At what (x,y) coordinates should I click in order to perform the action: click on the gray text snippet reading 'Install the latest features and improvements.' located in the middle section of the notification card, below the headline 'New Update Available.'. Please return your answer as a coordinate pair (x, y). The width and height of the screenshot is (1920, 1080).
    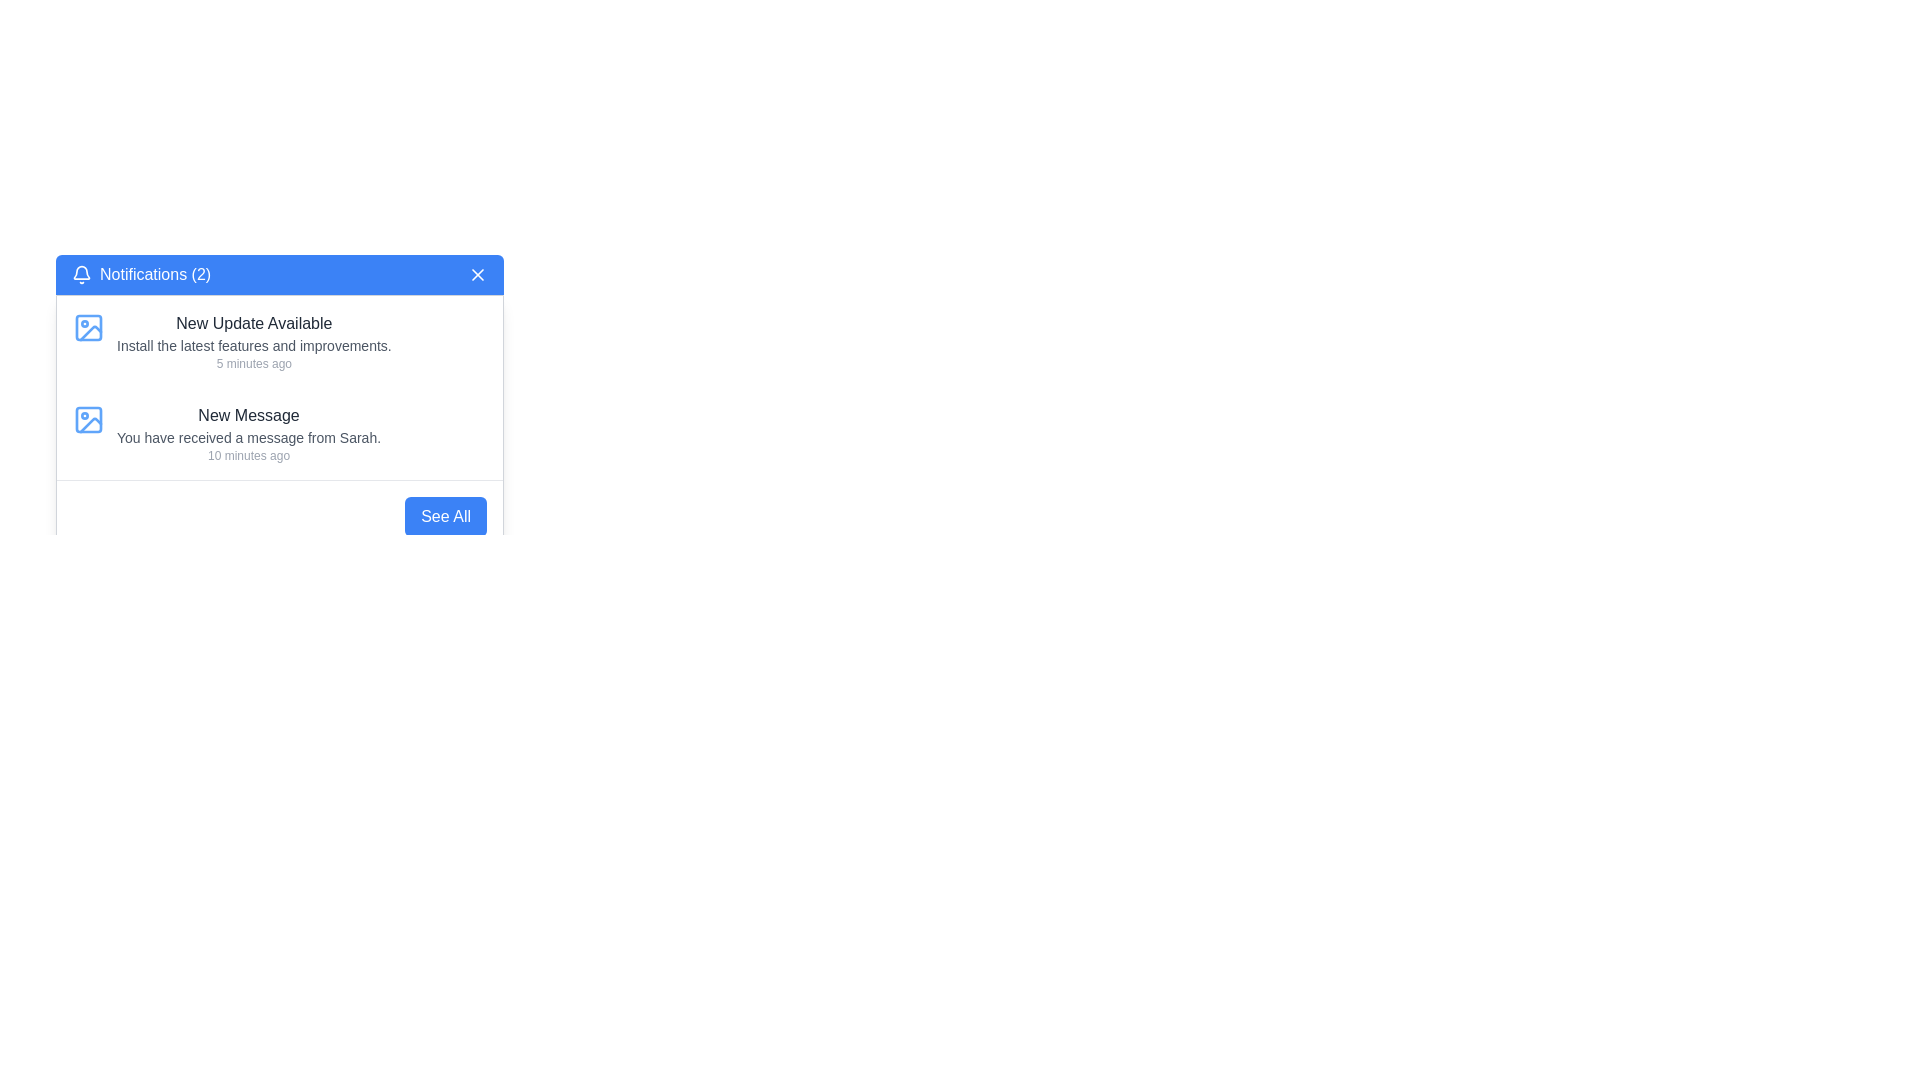
    Looking at the image, I should click on (253, 345).